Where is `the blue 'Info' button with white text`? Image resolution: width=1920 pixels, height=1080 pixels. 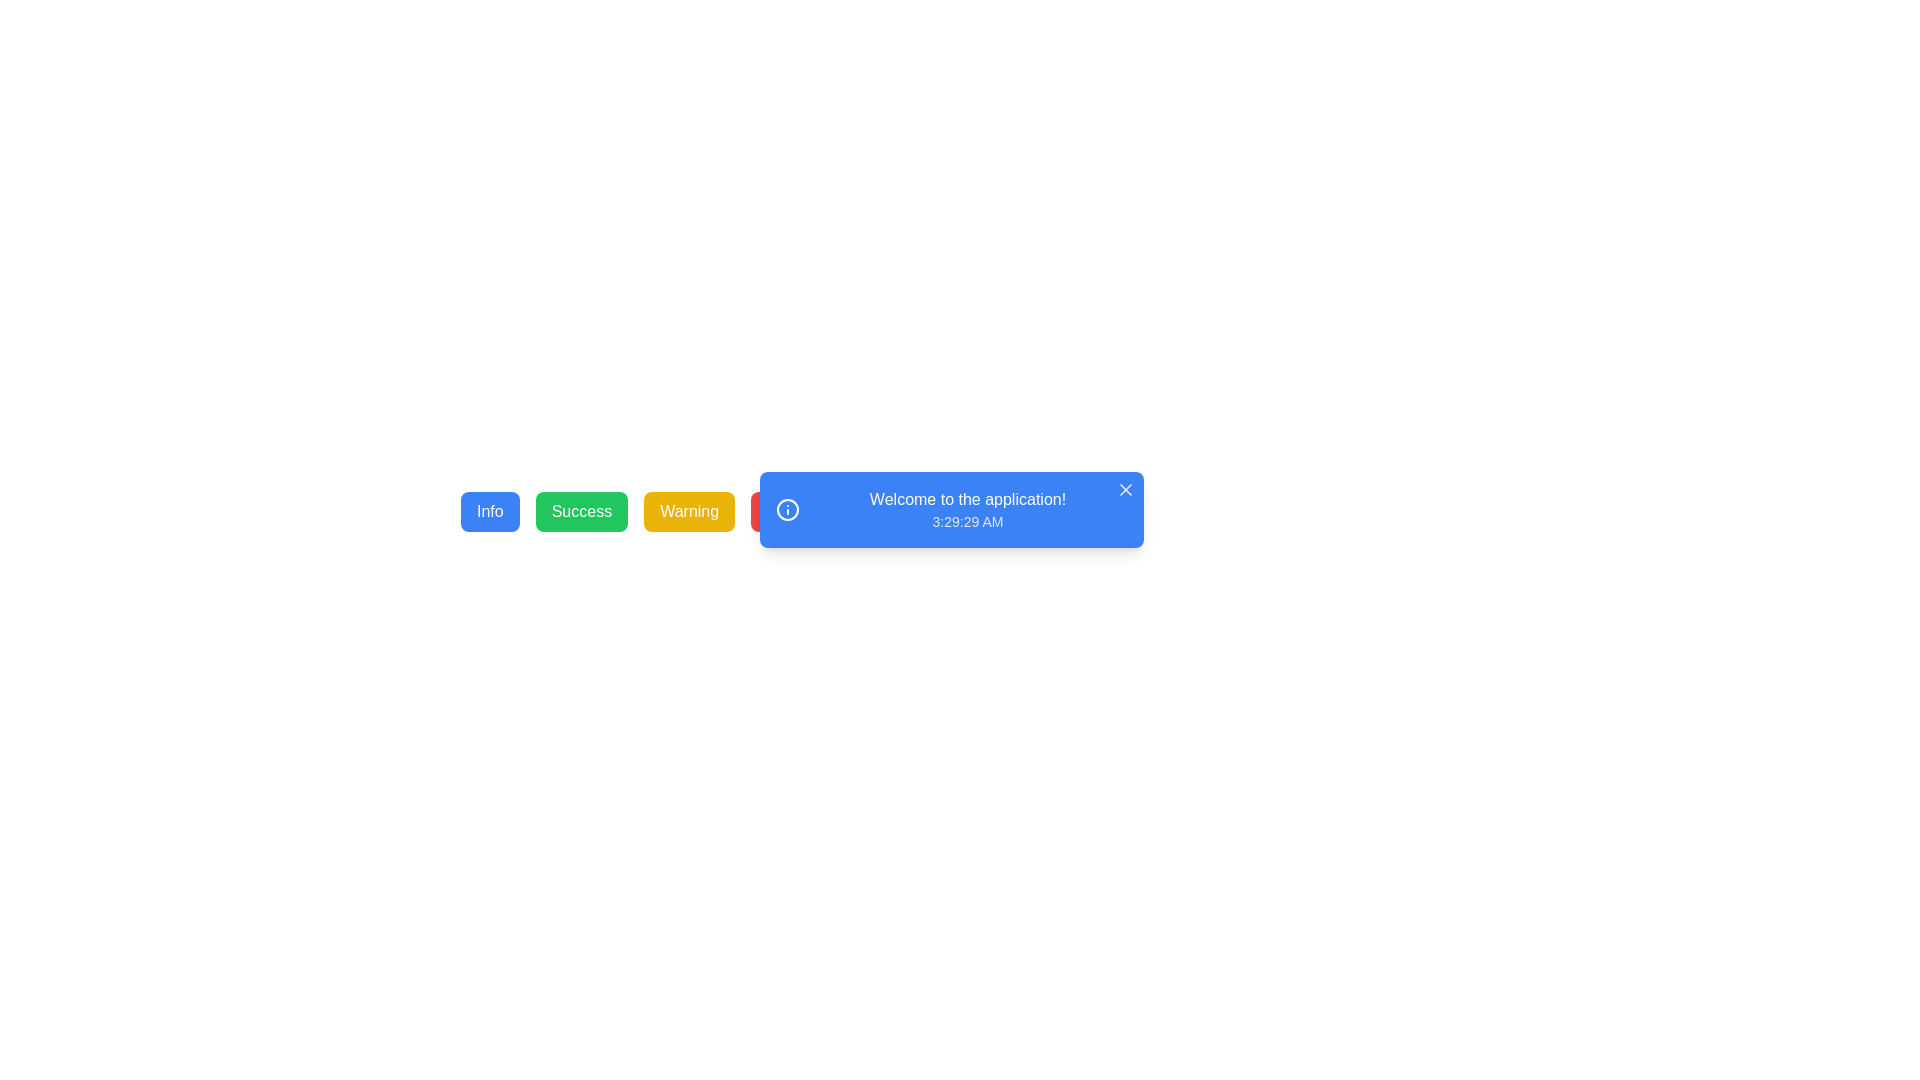 the blue 'Info' button with white text is located at coordinates (490, 511).